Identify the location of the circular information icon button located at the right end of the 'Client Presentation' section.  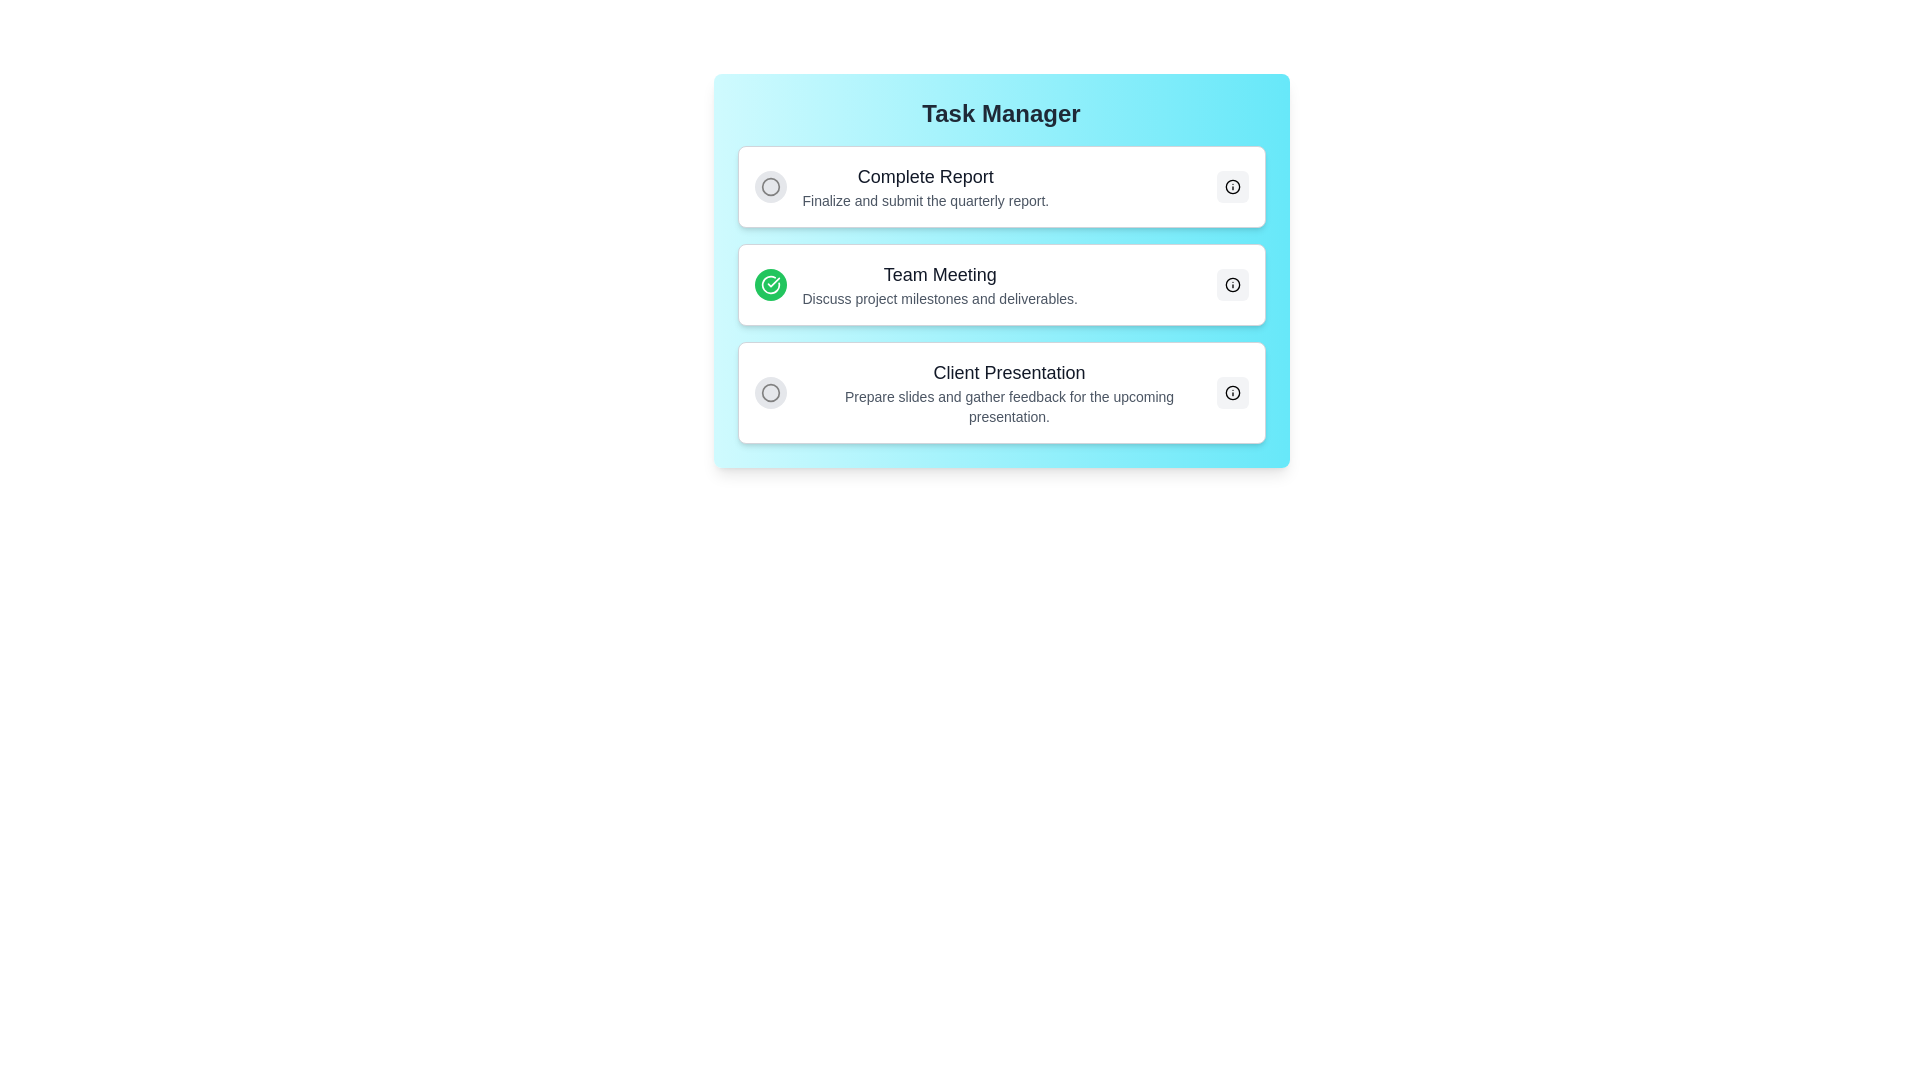
(1231, 393).